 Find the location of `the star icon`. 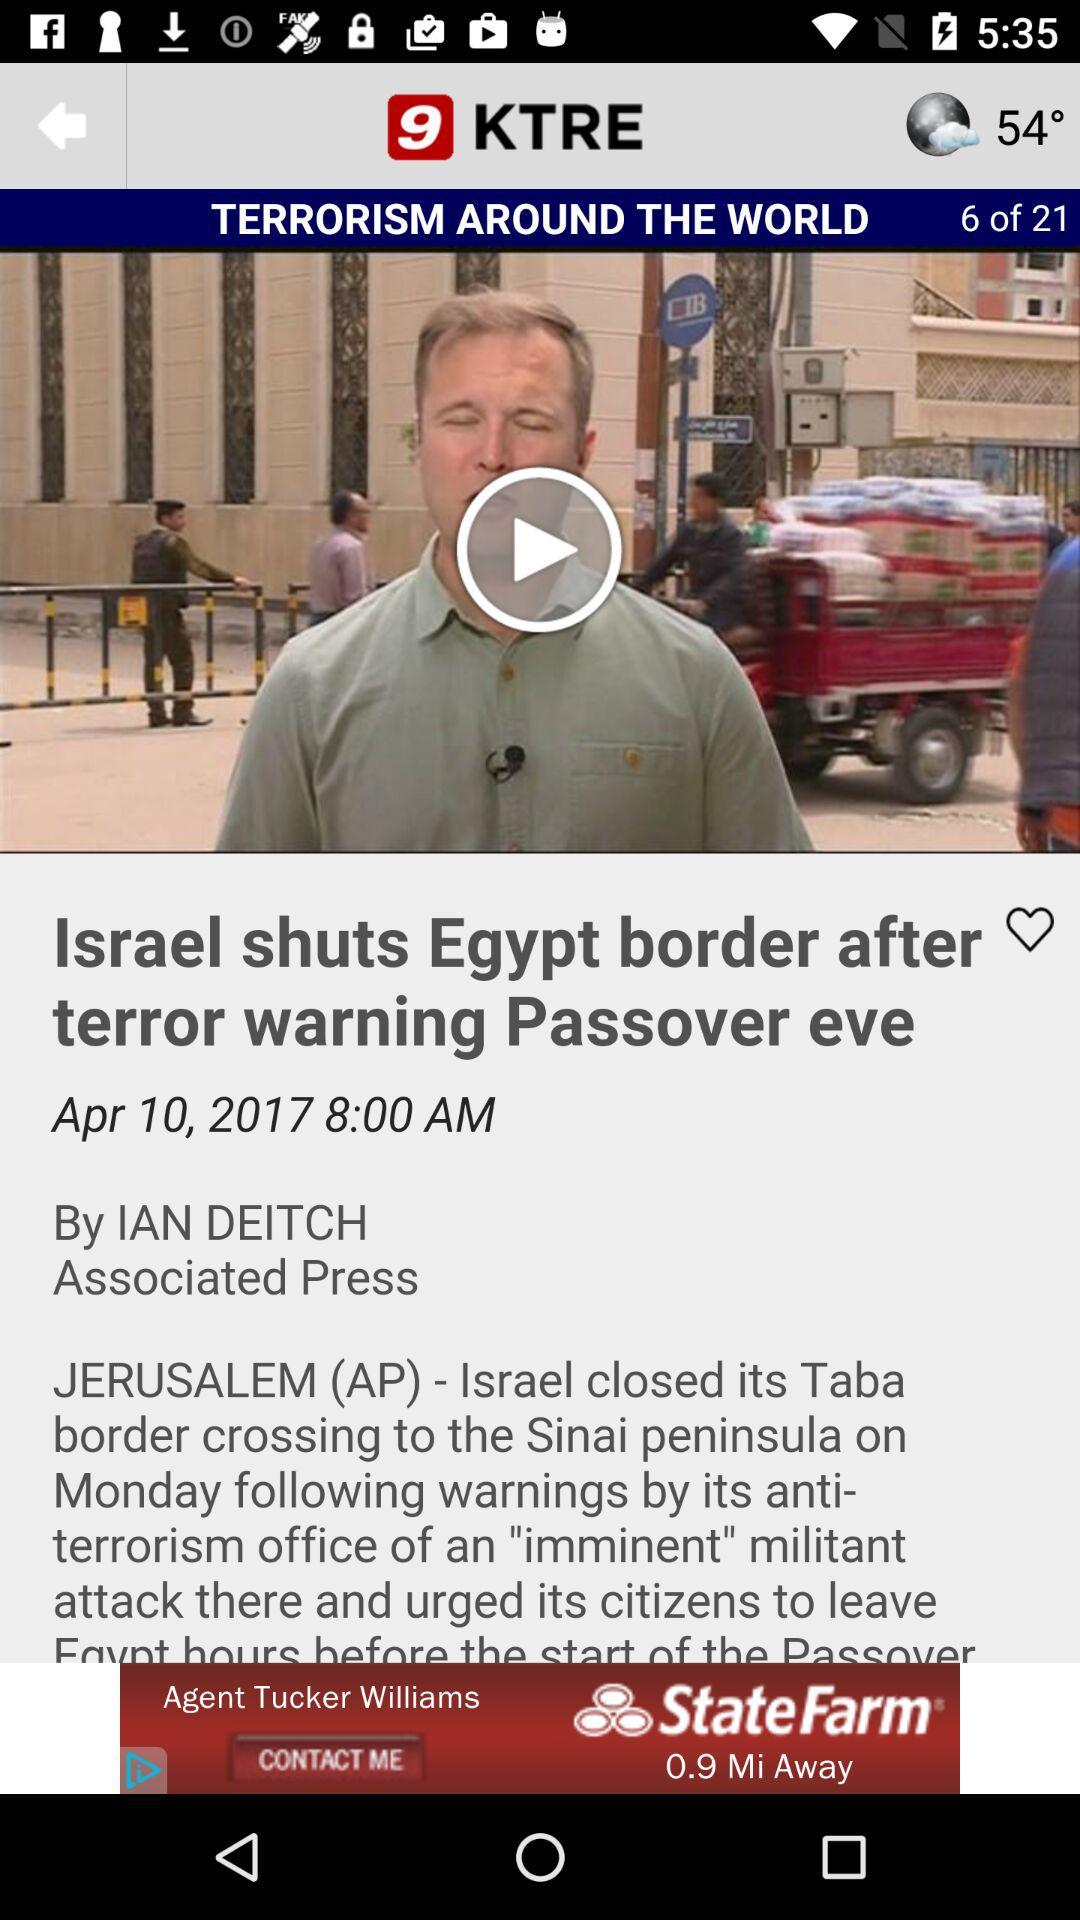

the star icon is located at coordinates (983, 124).